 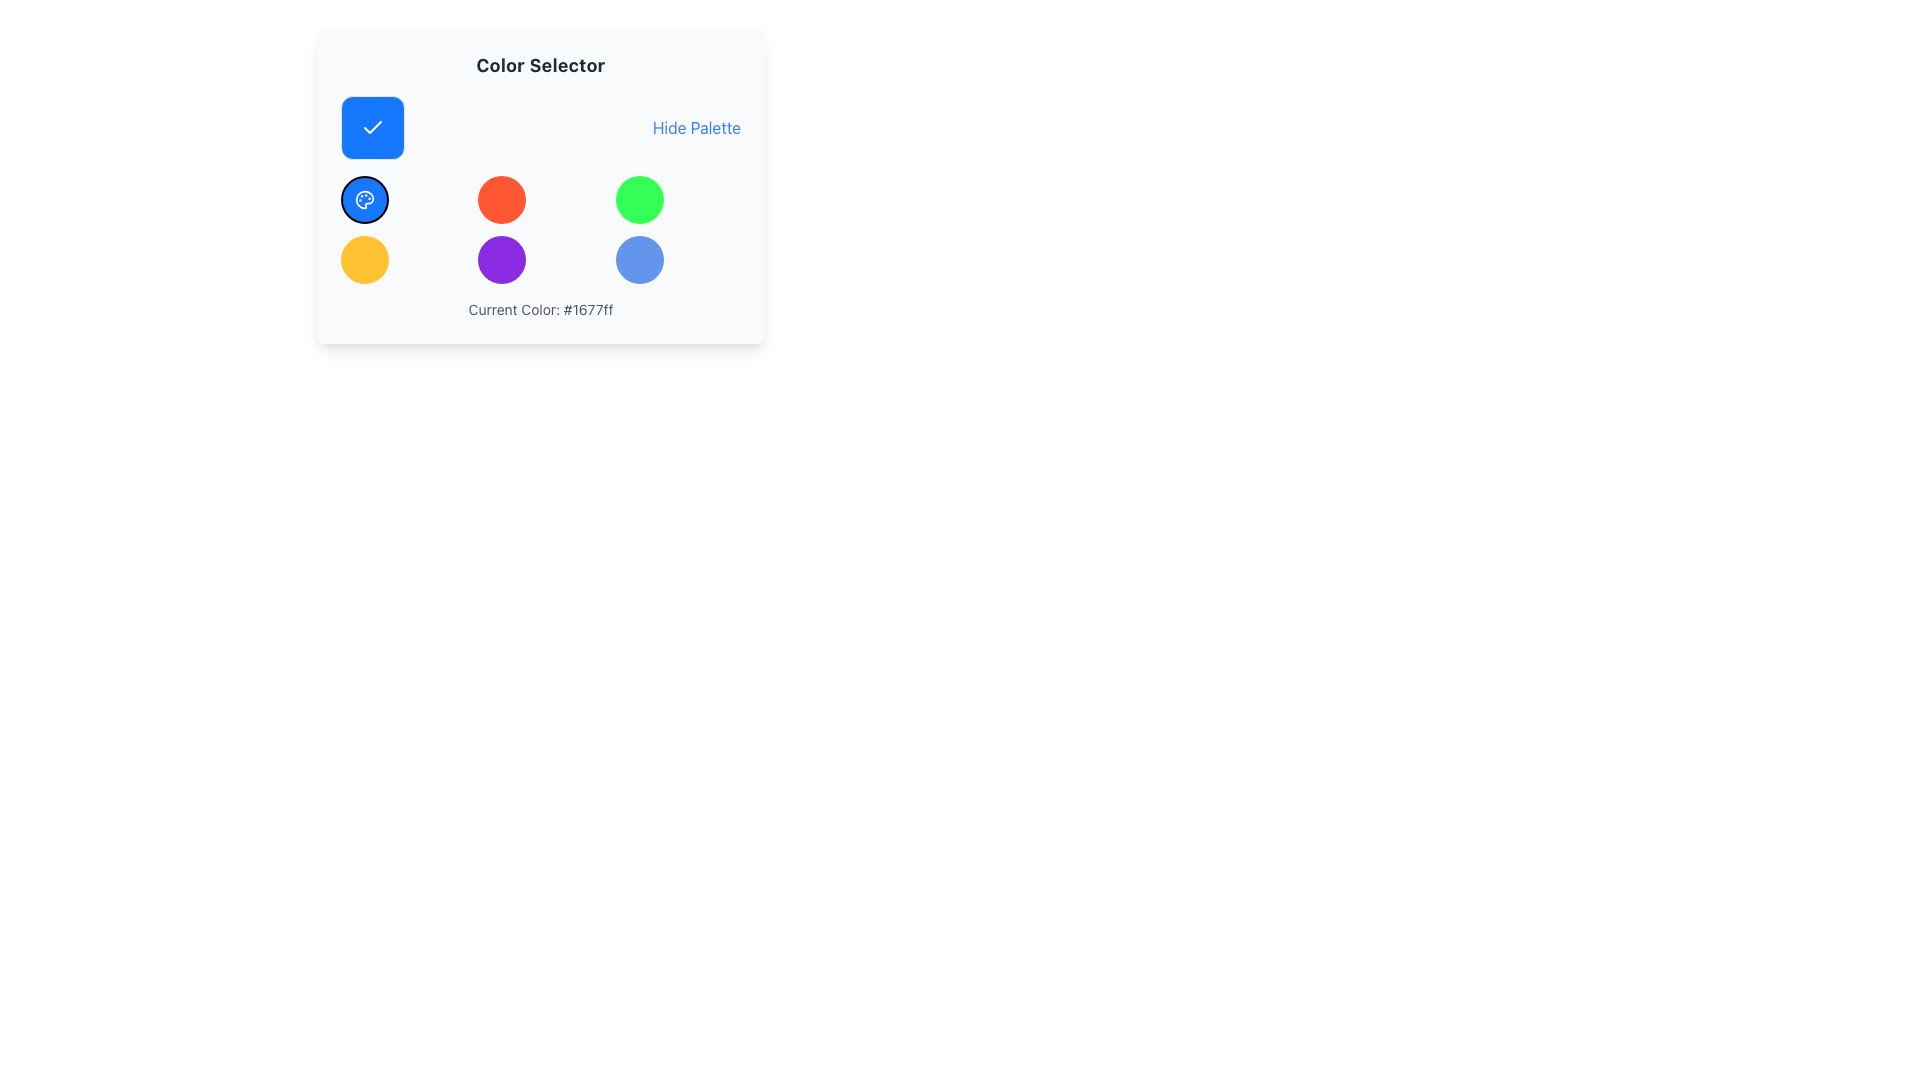 I want to click on the 'Color Selector' text label, which is prominently displayed in bold, grayish-black font at the top of the panel with rounded corners, so click(x=541, y=64).